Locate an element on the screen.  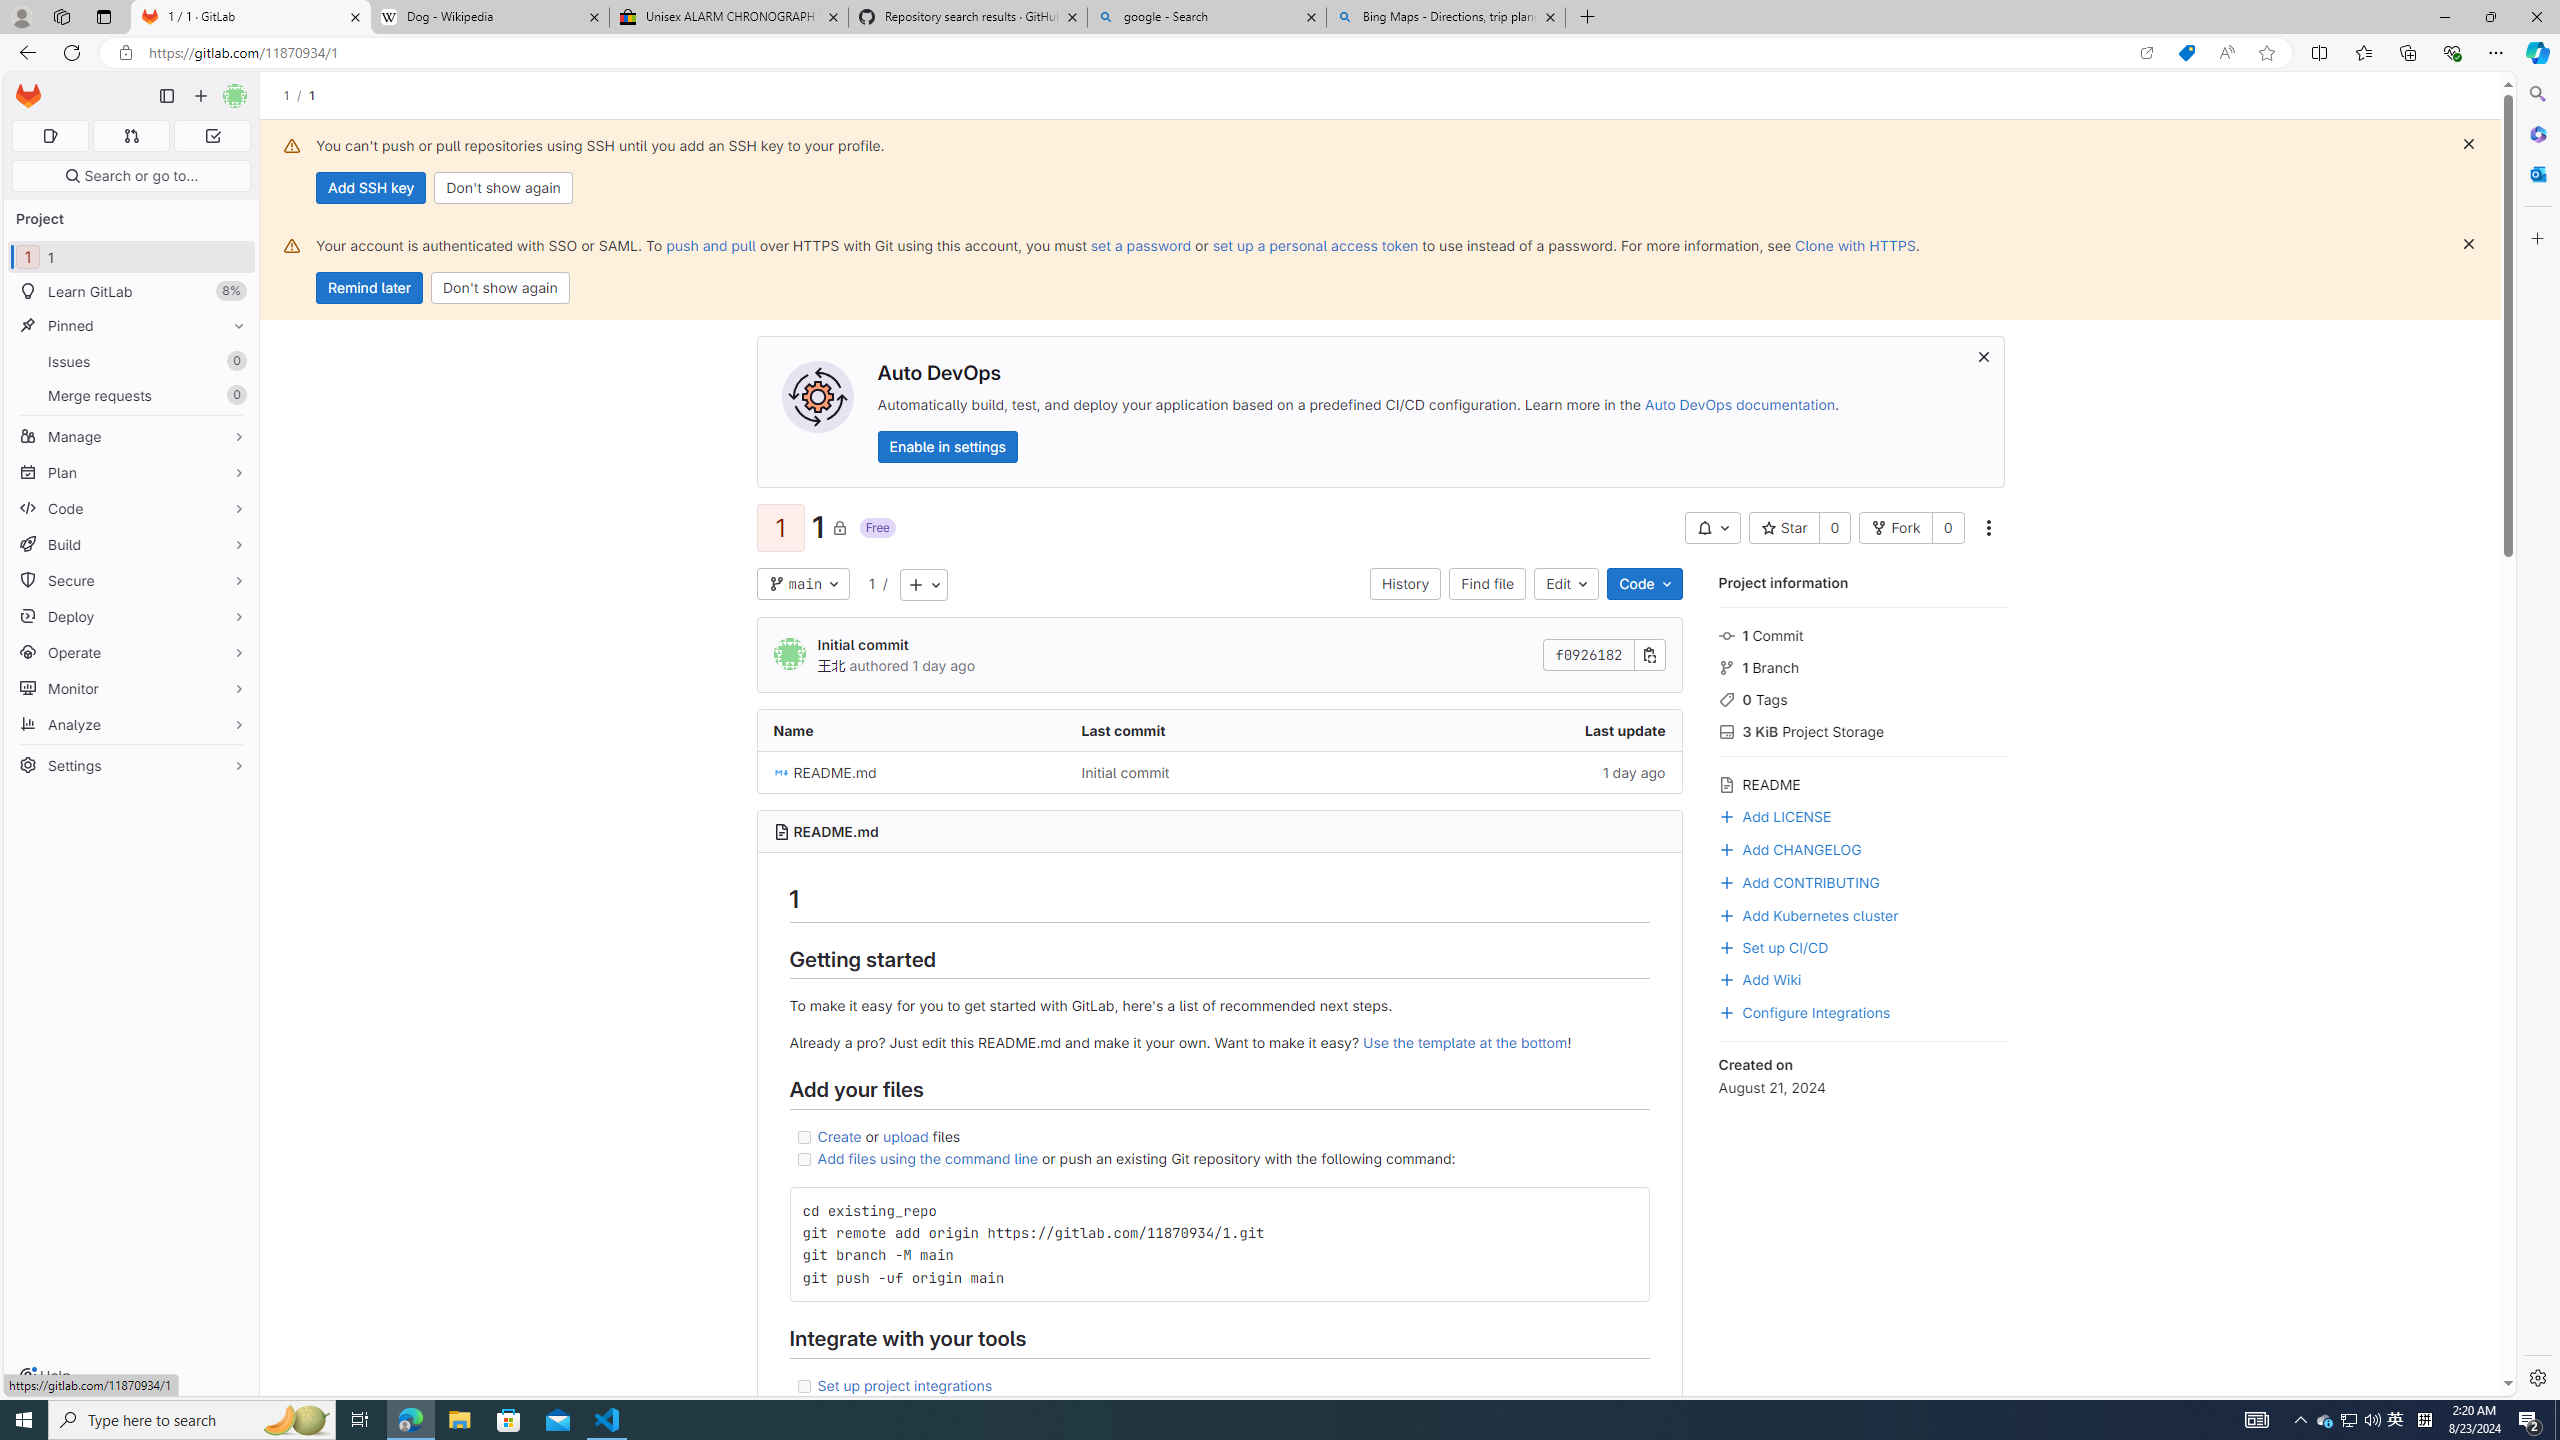
'upload' is located at coordinates (905, 1135).